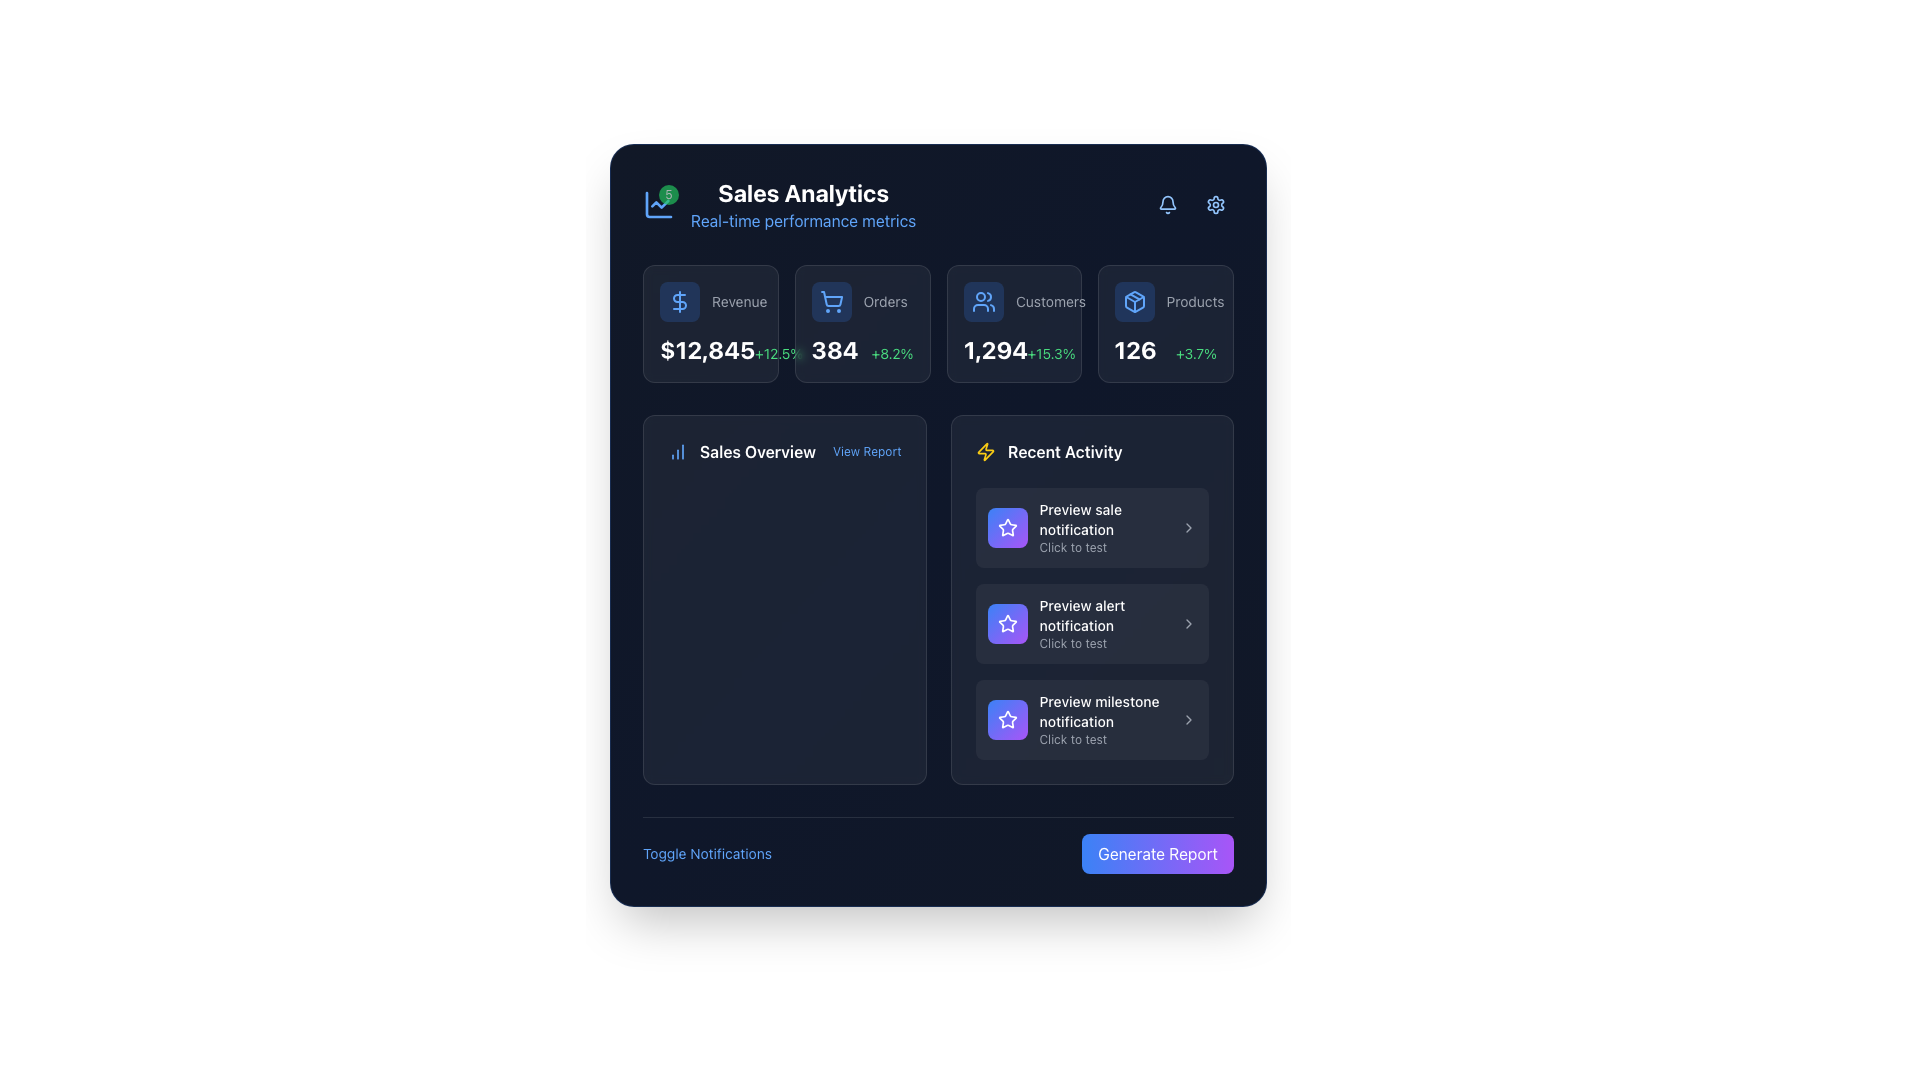 The height and width of the screenshot is (1080, 1920). What do you see at coordinates (983, 301) in the screenshot?
I see `the 'Customers' icon located in the top section of the dashboard` at bounding box center [983, 301].